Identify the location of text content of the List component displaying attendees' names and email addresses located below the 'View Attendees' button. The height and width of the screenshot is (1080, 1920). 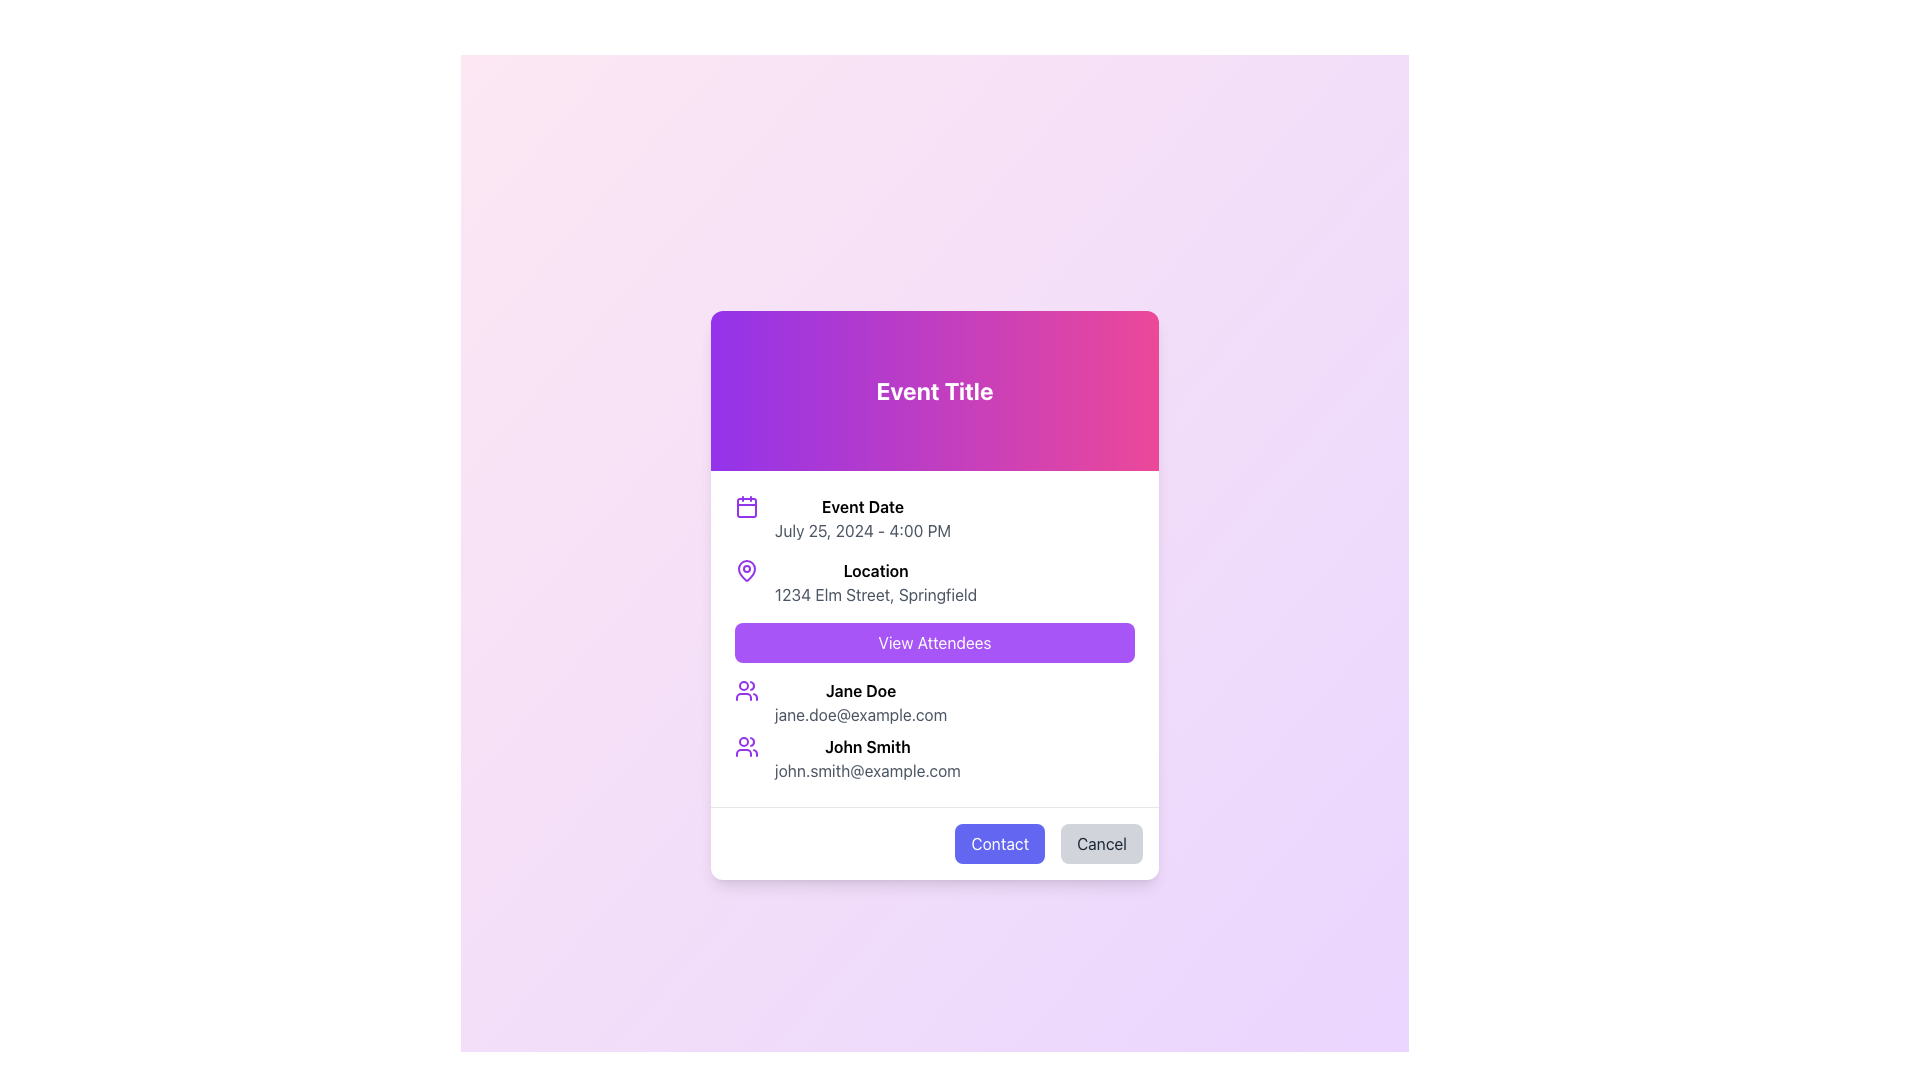
(934, 729).